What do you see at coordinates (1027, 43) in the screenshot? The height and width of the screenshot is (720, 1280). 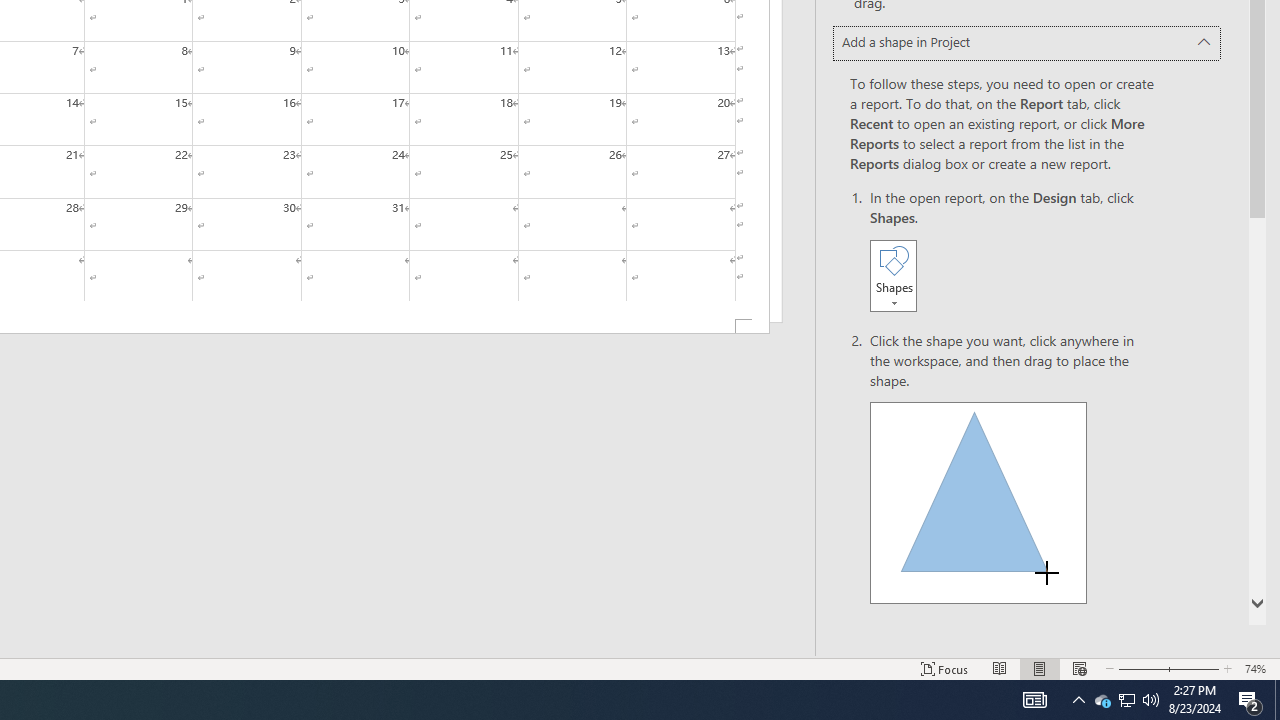 I see `'Add a shape in Project'` at bounding box center [1027, 43].